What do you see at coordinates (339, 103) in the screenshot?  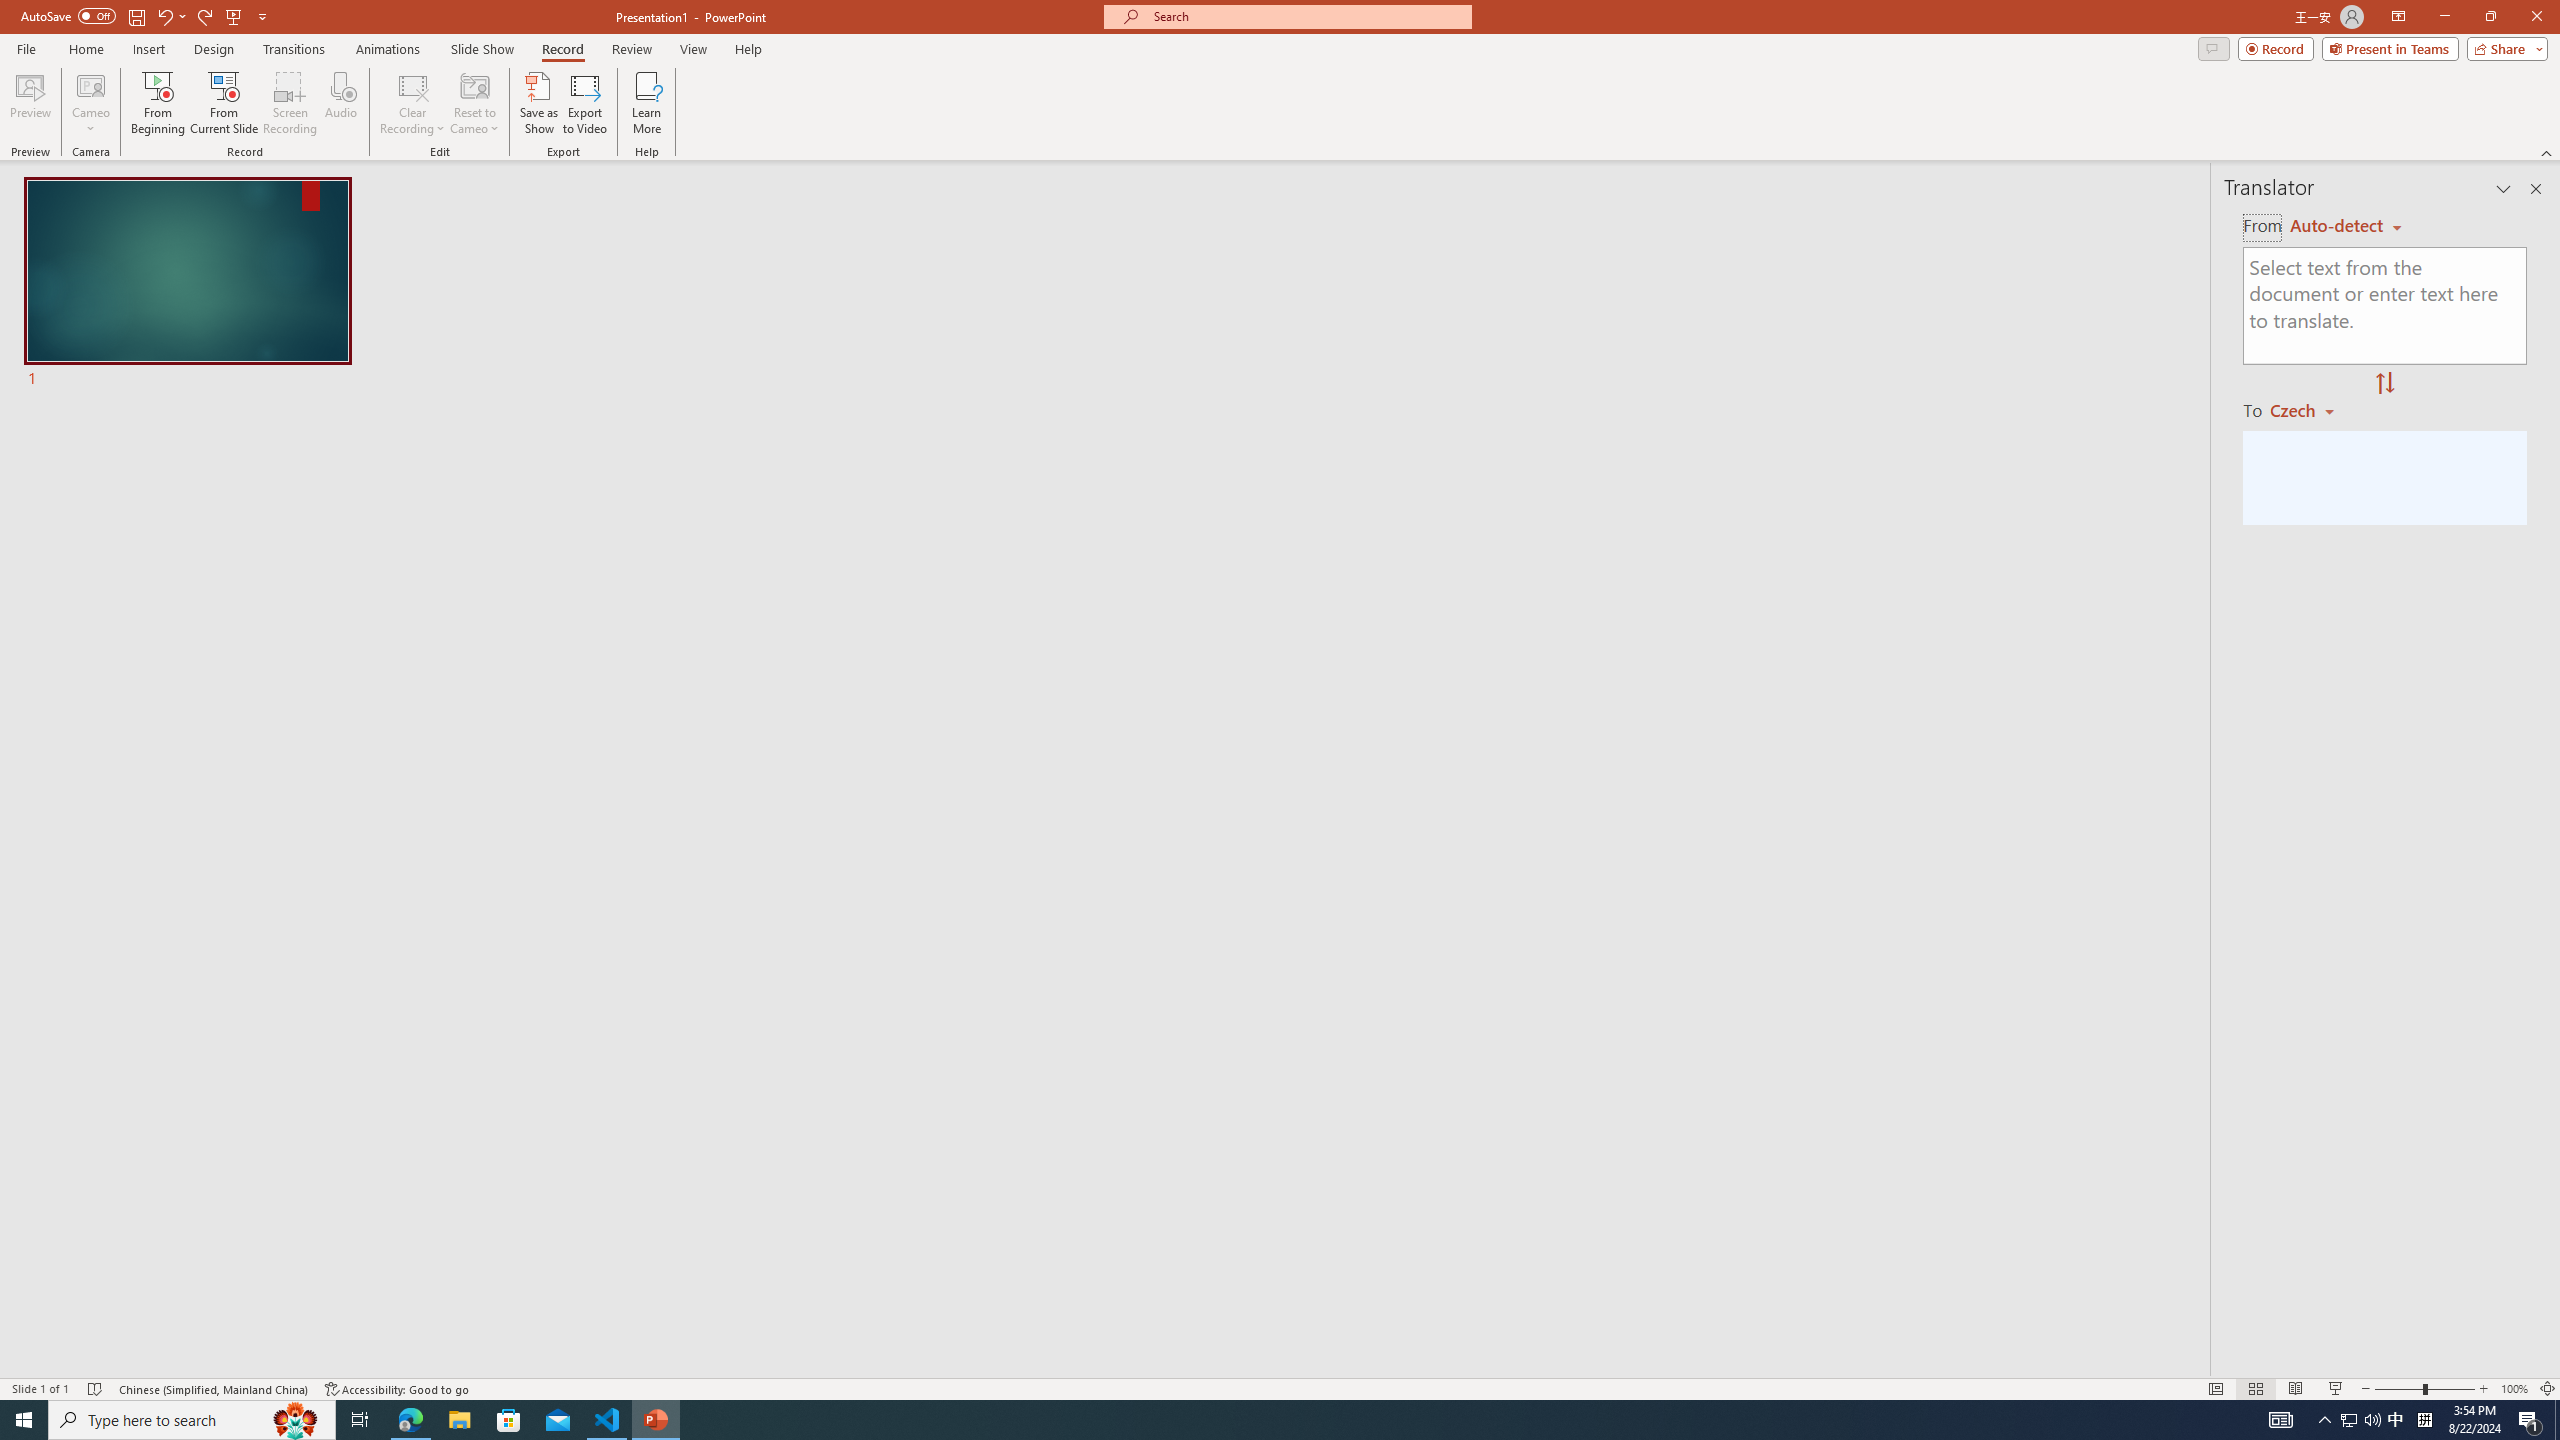 I see `'Audio'` at bounding box center [339, 103].